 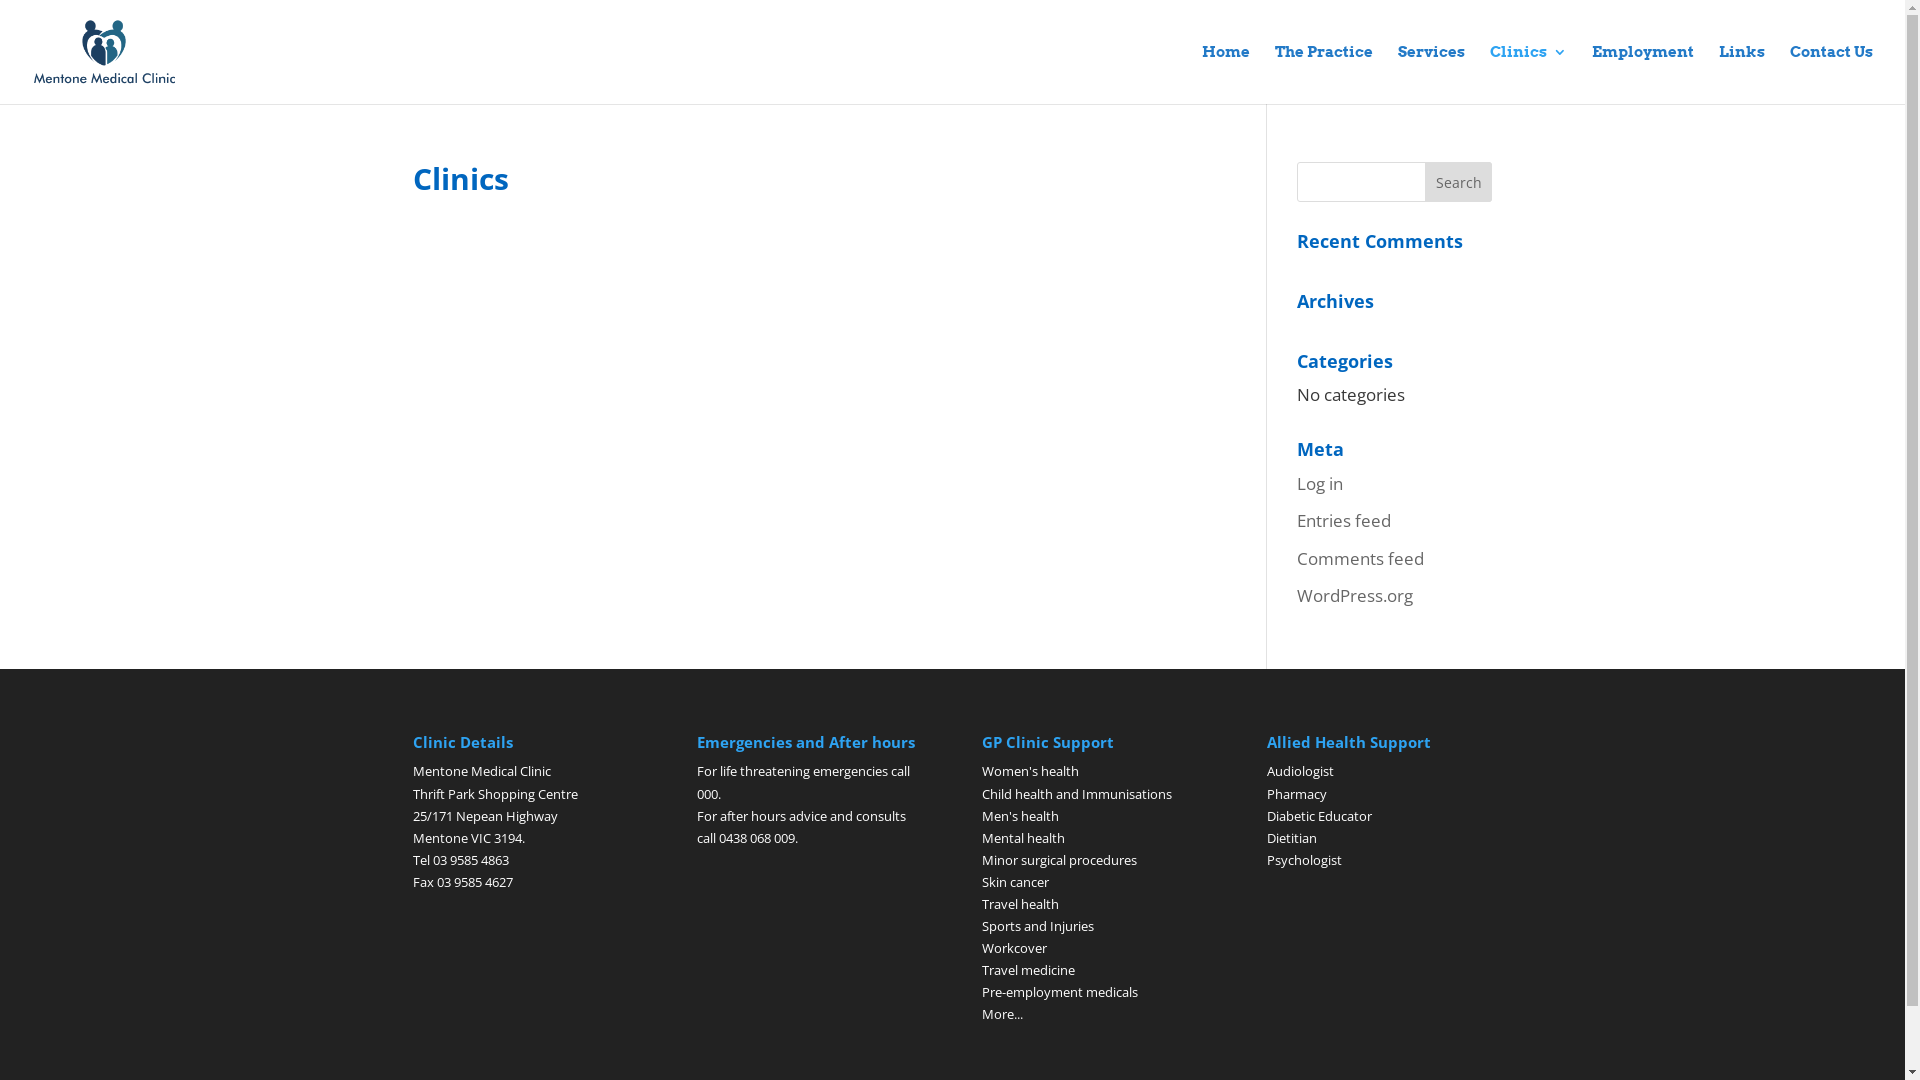 What do you see at coordinates (1002, 1014) in the screenshot?
I see `'More...'` at bounding box center [1002, 1014].